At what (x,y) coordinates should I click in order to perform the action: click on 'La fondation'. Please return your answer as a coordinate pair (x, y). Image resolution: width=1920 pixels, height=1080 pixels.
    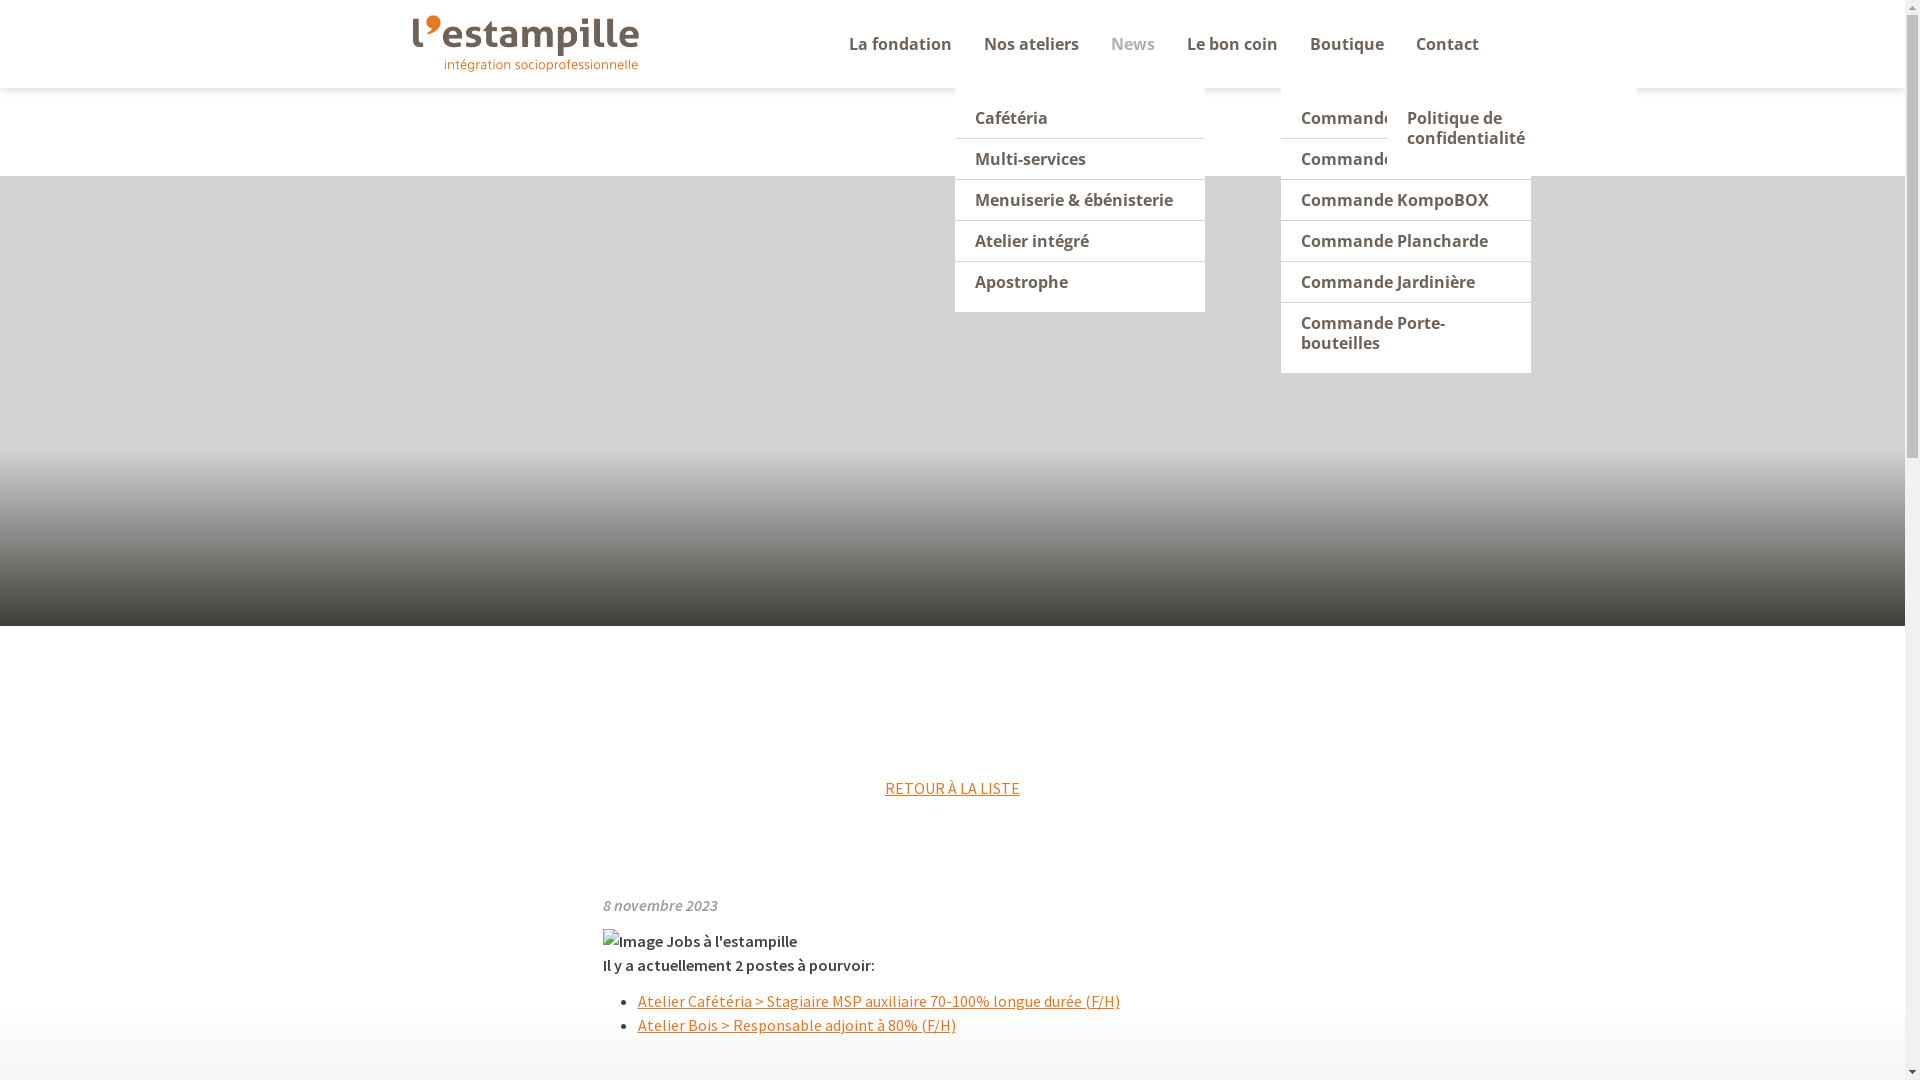
    Looking at the image, I should click on (898, 43).